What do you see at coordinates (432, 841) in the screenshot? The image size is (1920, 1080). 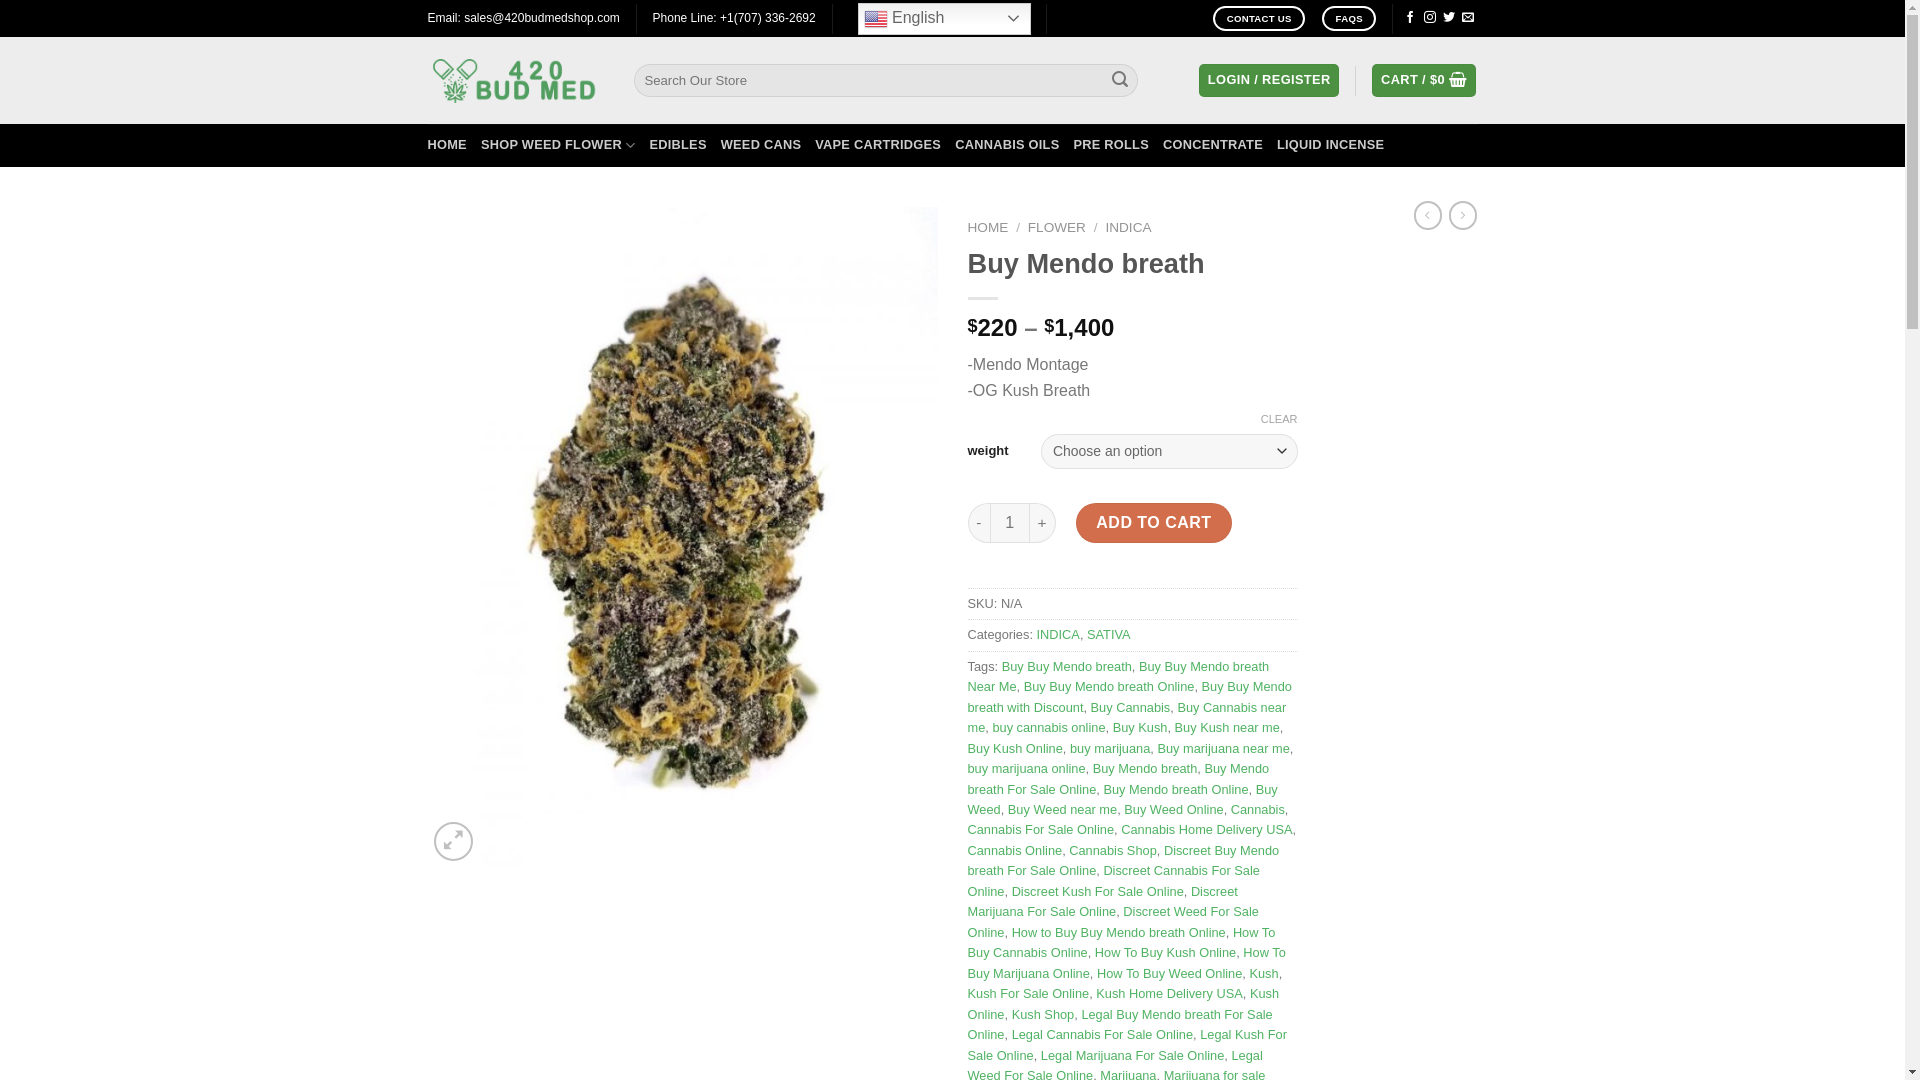 I see `'Zoom'` at bounding box center [432, 841].